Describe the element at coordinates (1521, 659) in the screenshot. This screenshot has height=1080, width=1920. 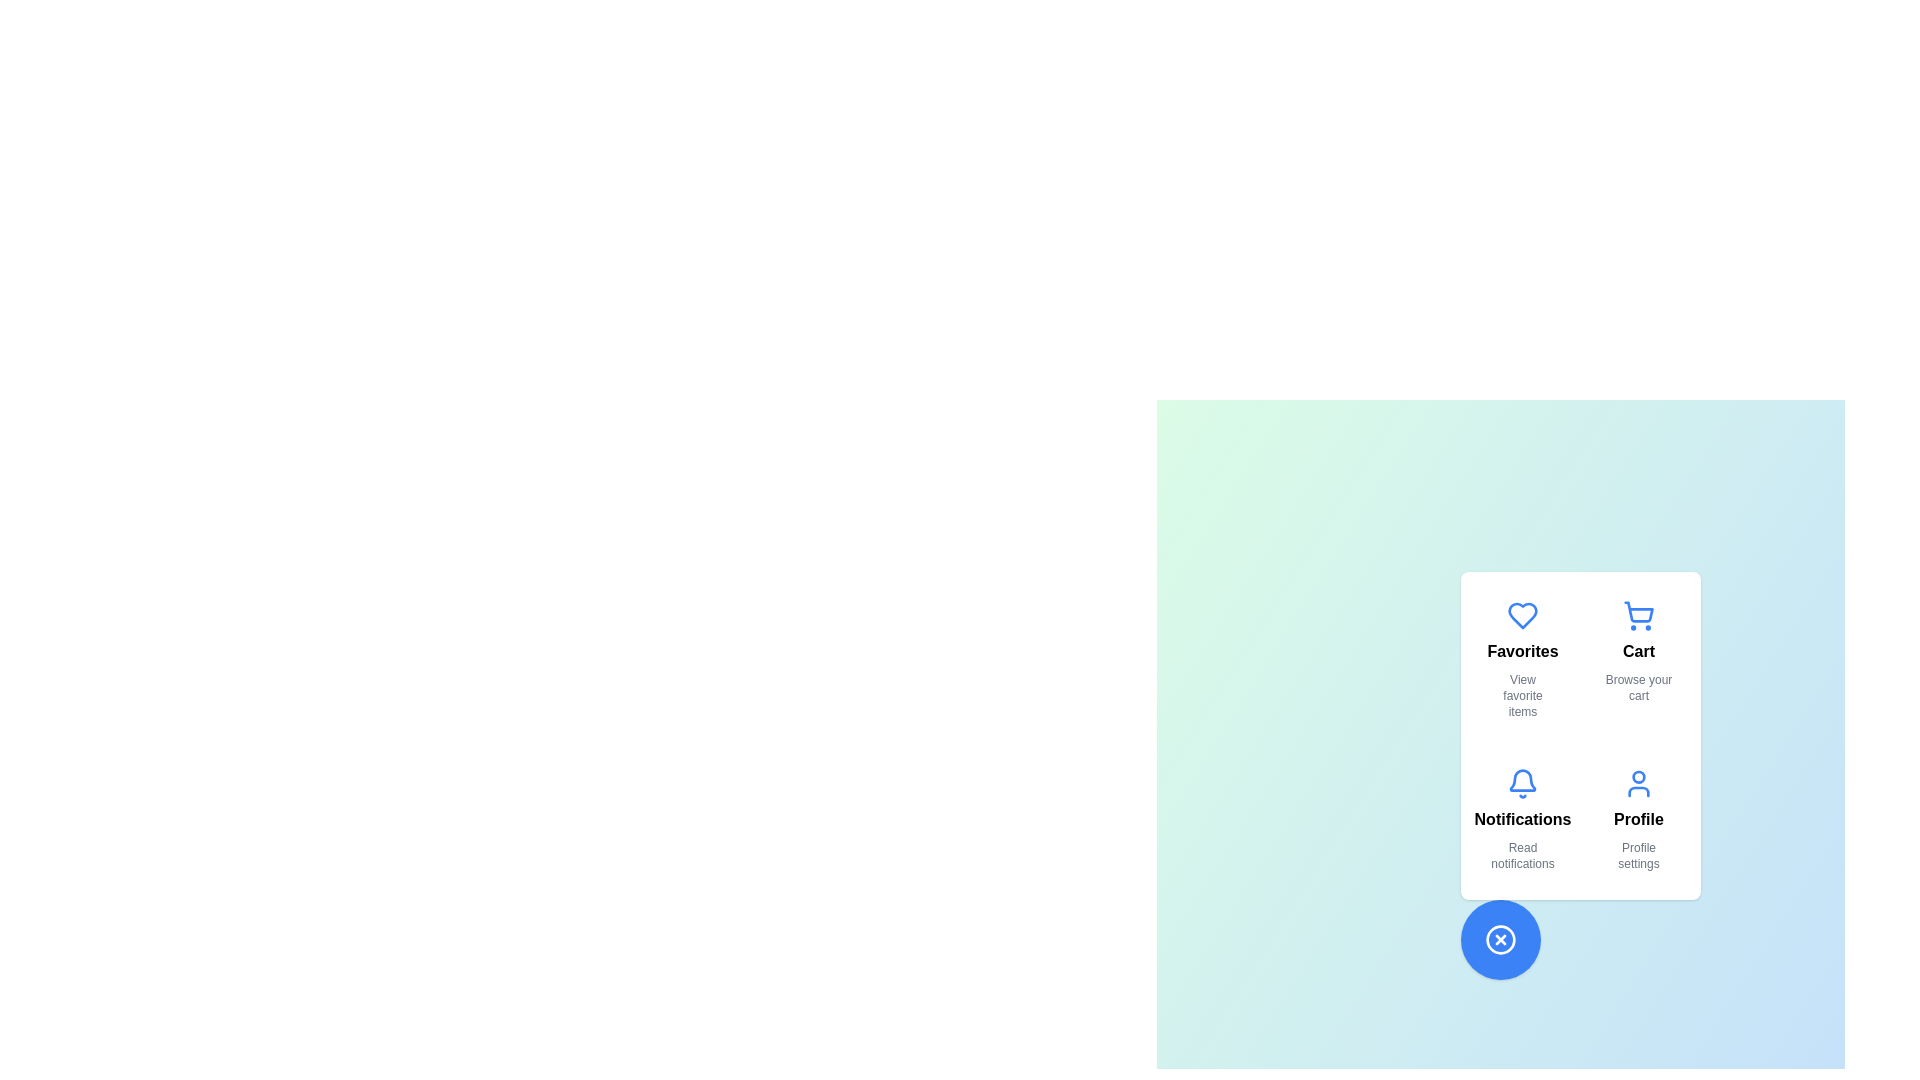
I see `the option Favorites from the displayed options in the InteractiveSpeedDial` at that location.